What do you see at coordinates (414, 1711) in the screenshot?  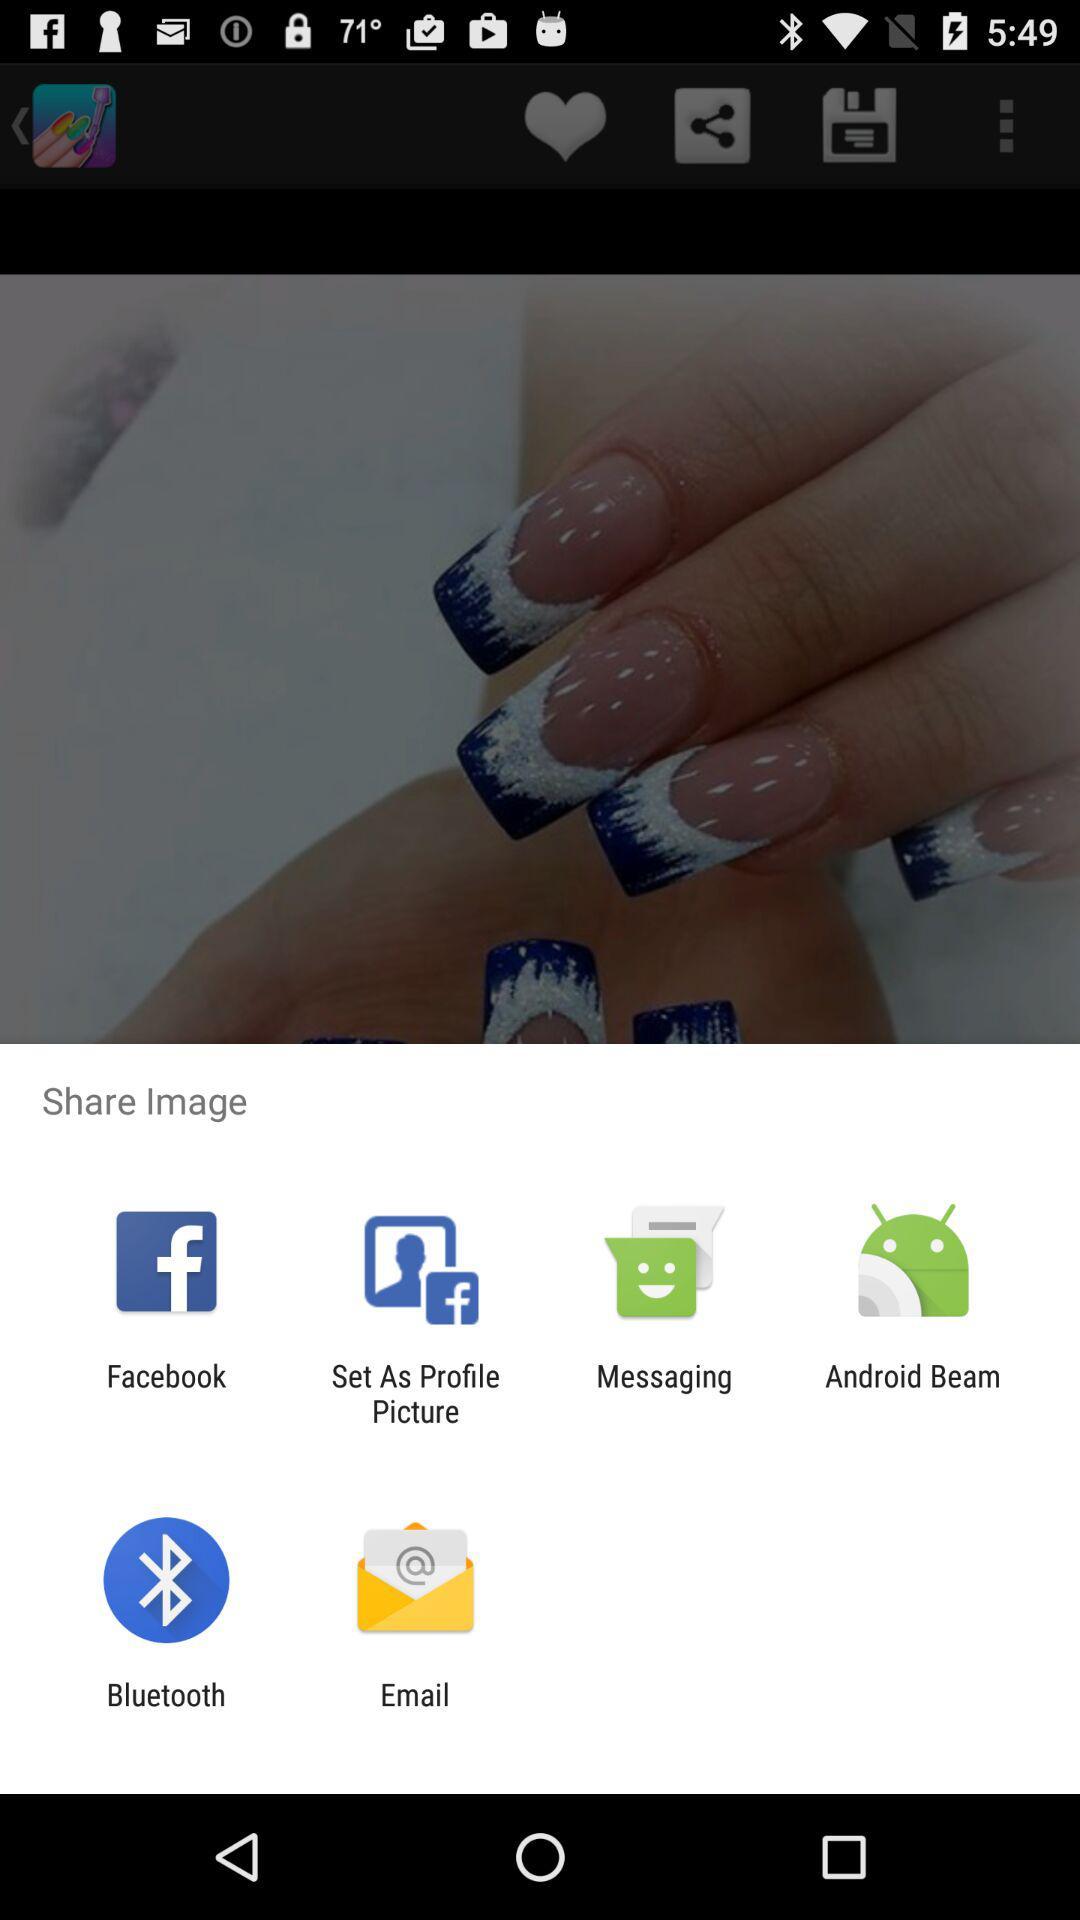 I see `the icon next to the bluetooth icon` at bounding box center [414, 1711].